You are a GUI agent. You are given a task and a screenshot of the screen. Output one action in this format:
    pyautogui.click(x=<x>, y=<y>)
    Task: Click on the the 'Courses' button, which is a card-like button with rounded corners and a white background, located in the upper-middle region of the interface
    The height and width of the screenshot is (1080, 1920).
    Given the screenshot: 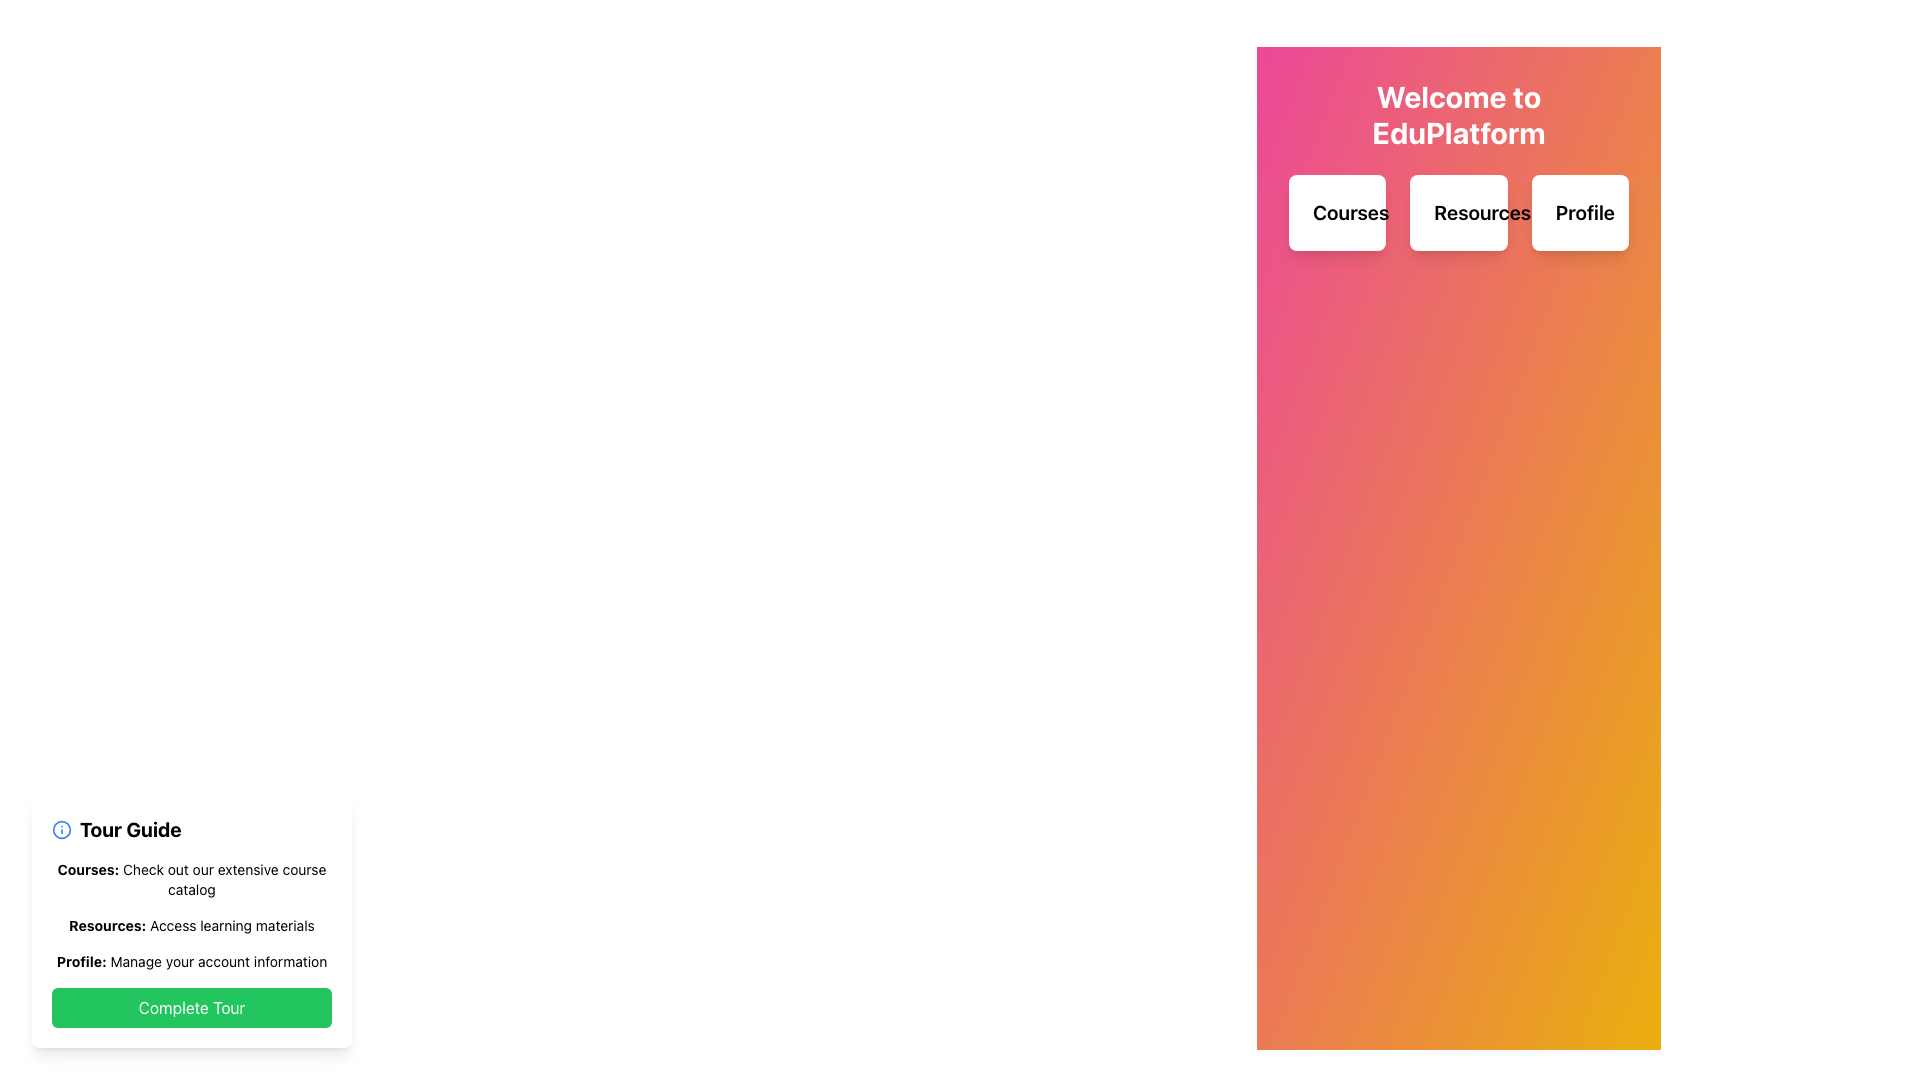 What is the action you would take?
    pyautogui.click(x=1337, y=212)
    